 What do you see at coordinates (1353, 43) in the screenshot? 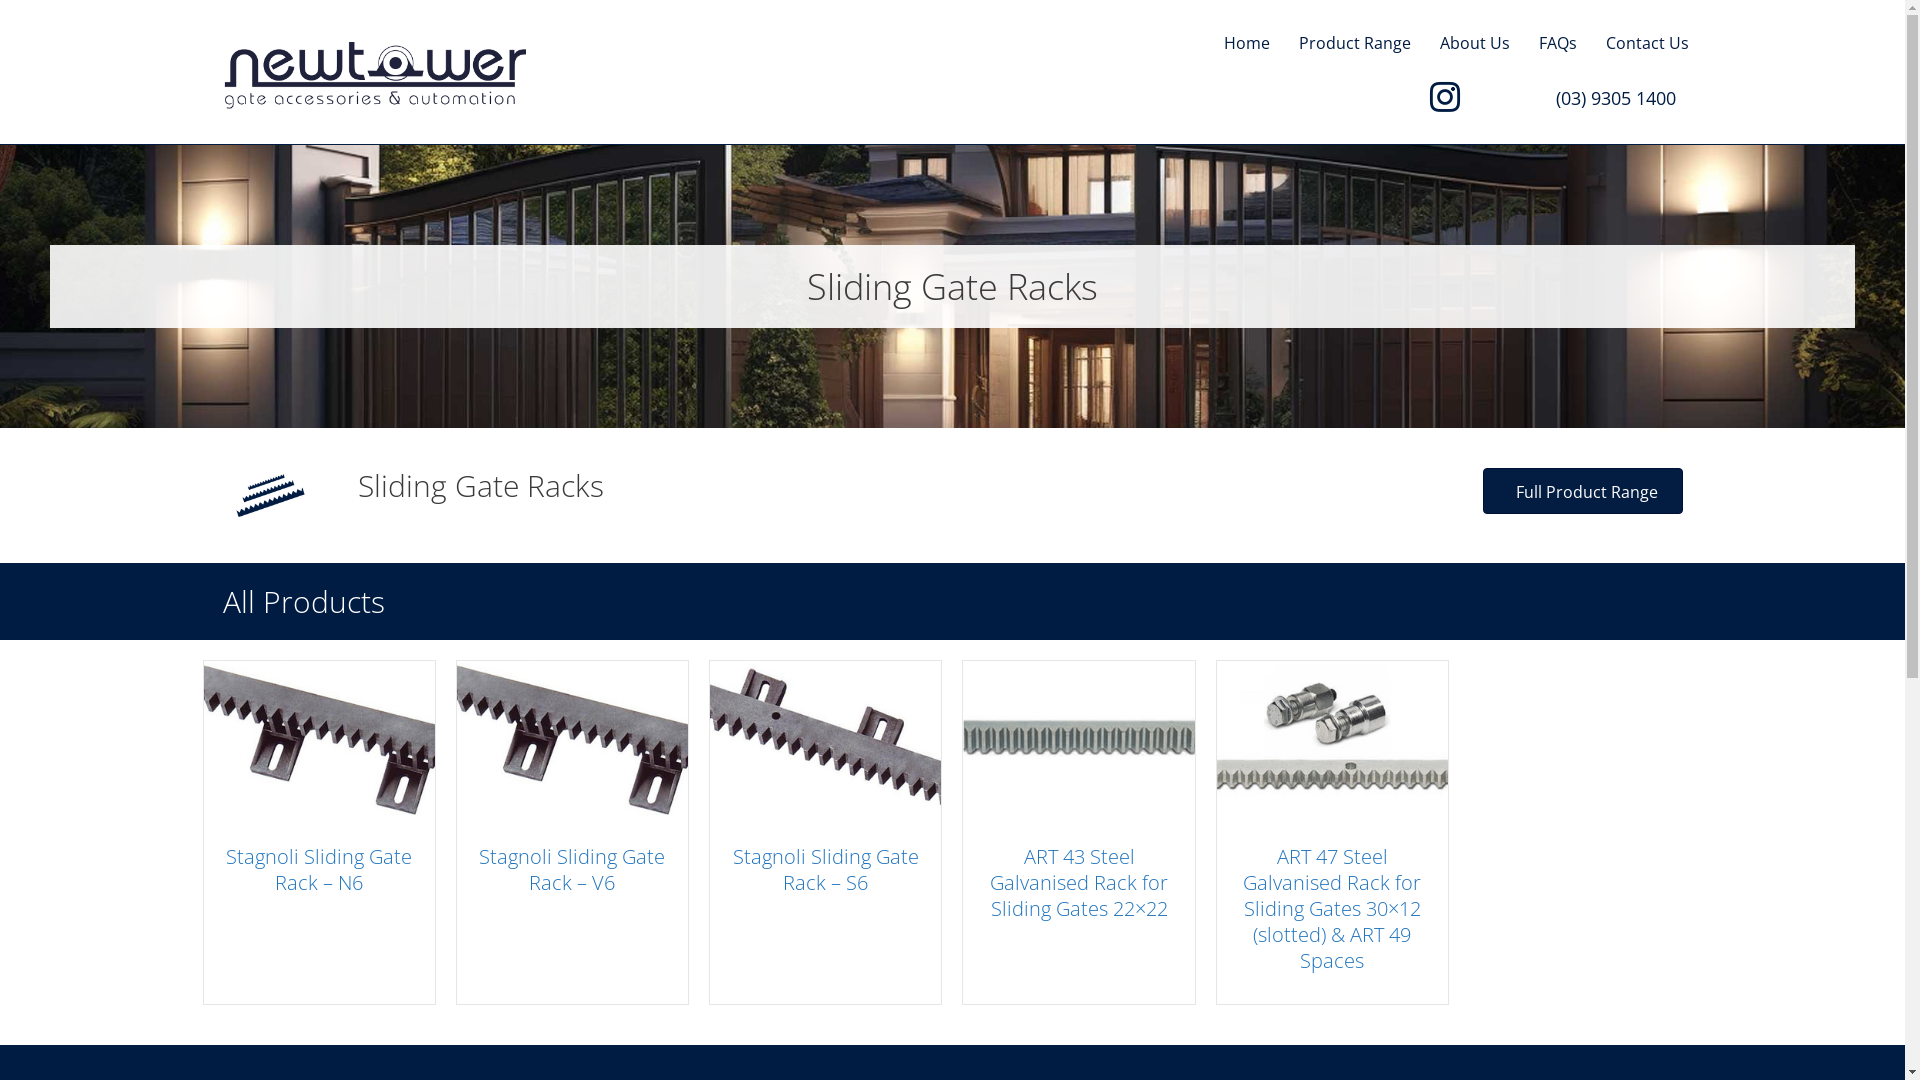
I see `'Product Range'` at bounding box center [1353, 43].